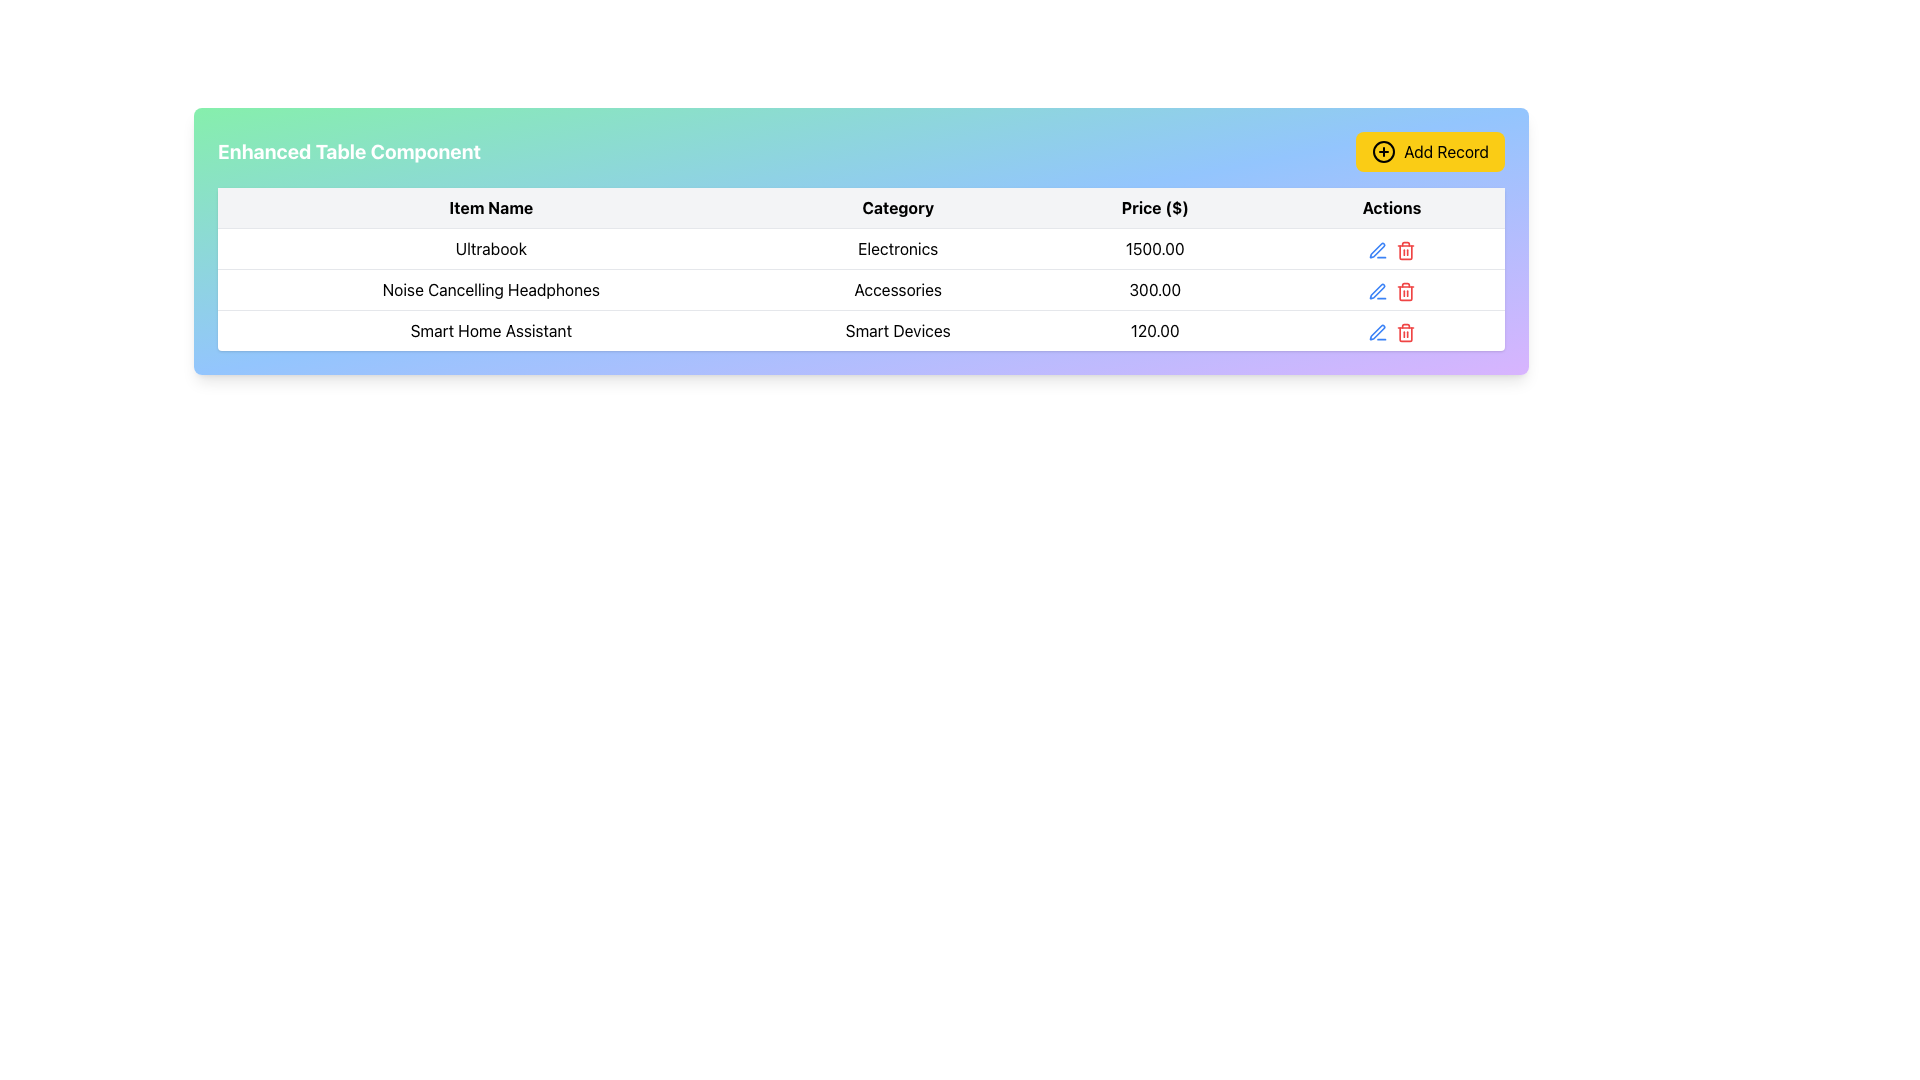  Describe the element at coordinates (1376, 291) in the screenshot. I see `the pen icon in the Actions column of the second row of the table` at that location.